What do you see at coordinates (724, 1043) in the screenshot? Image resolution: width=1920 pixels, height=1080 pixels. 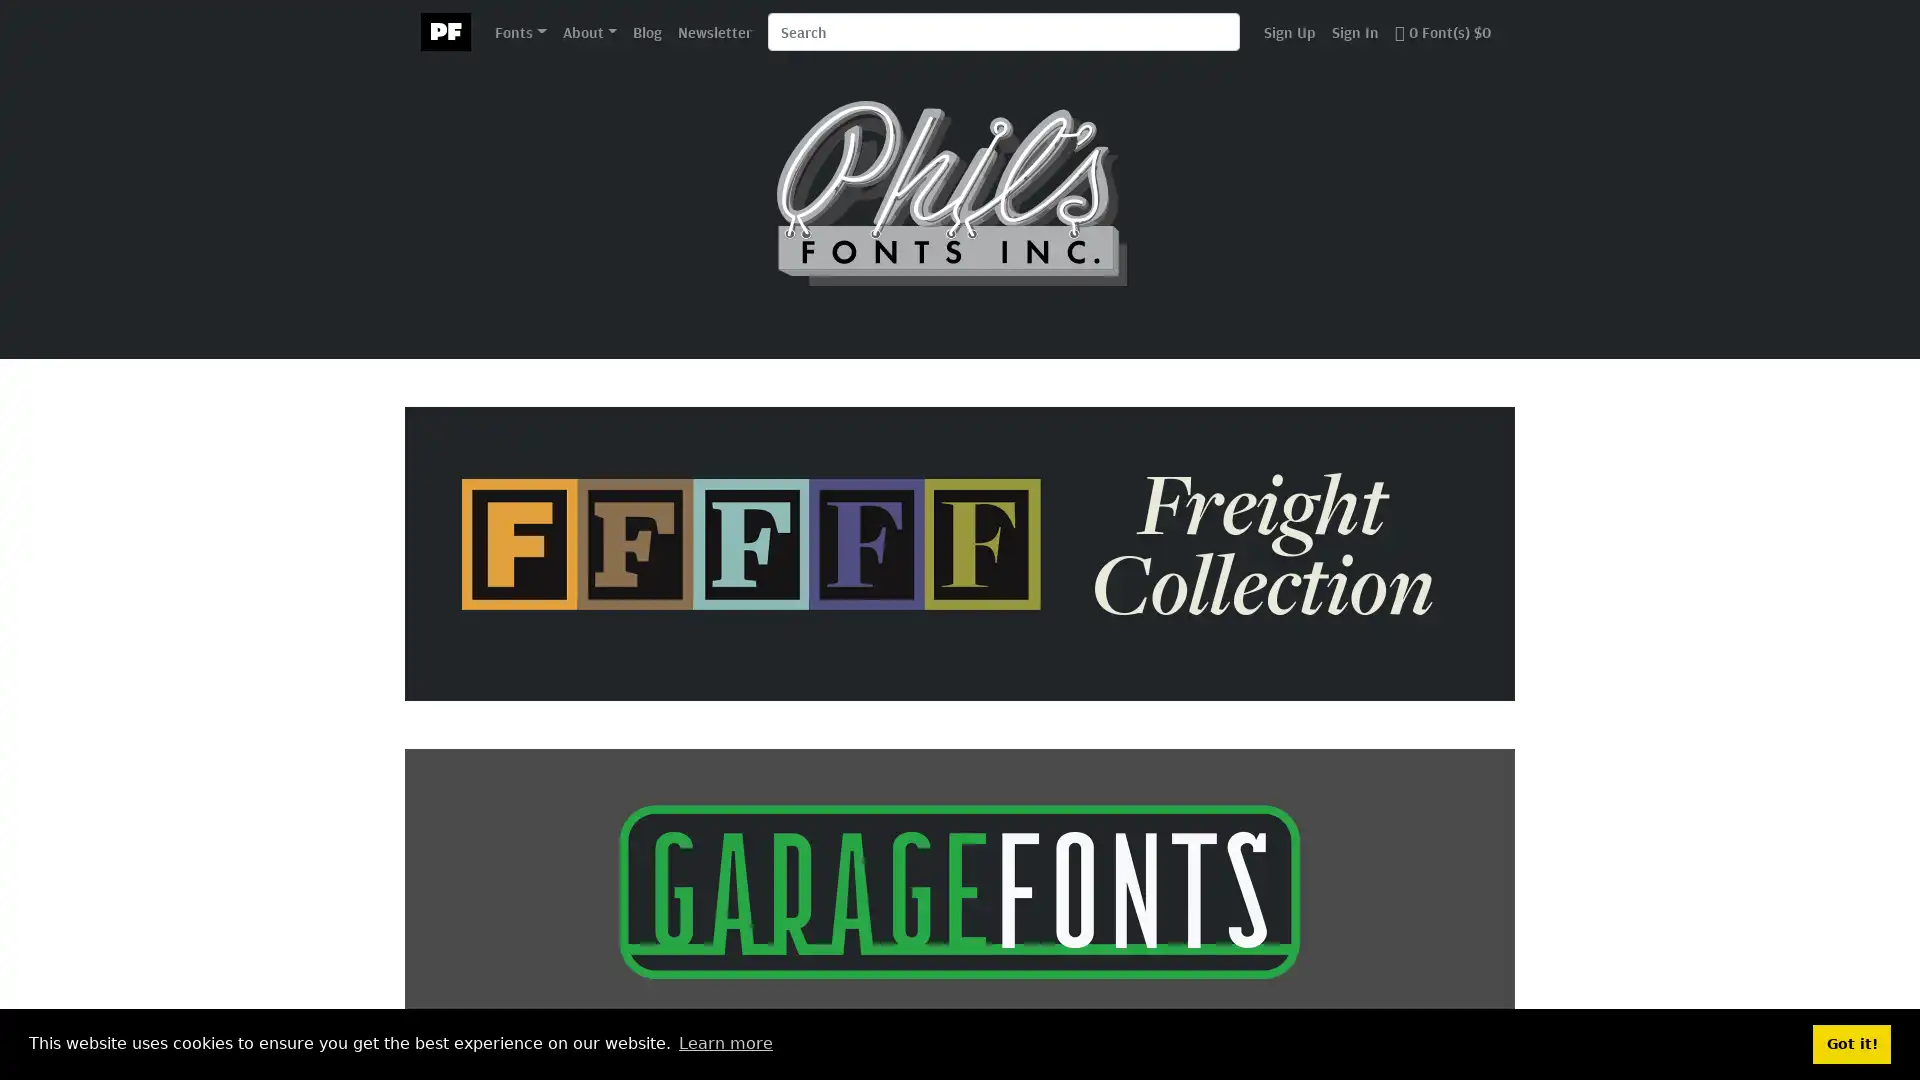 I see `learn more about cookies` at bounding box center [724, 1043].